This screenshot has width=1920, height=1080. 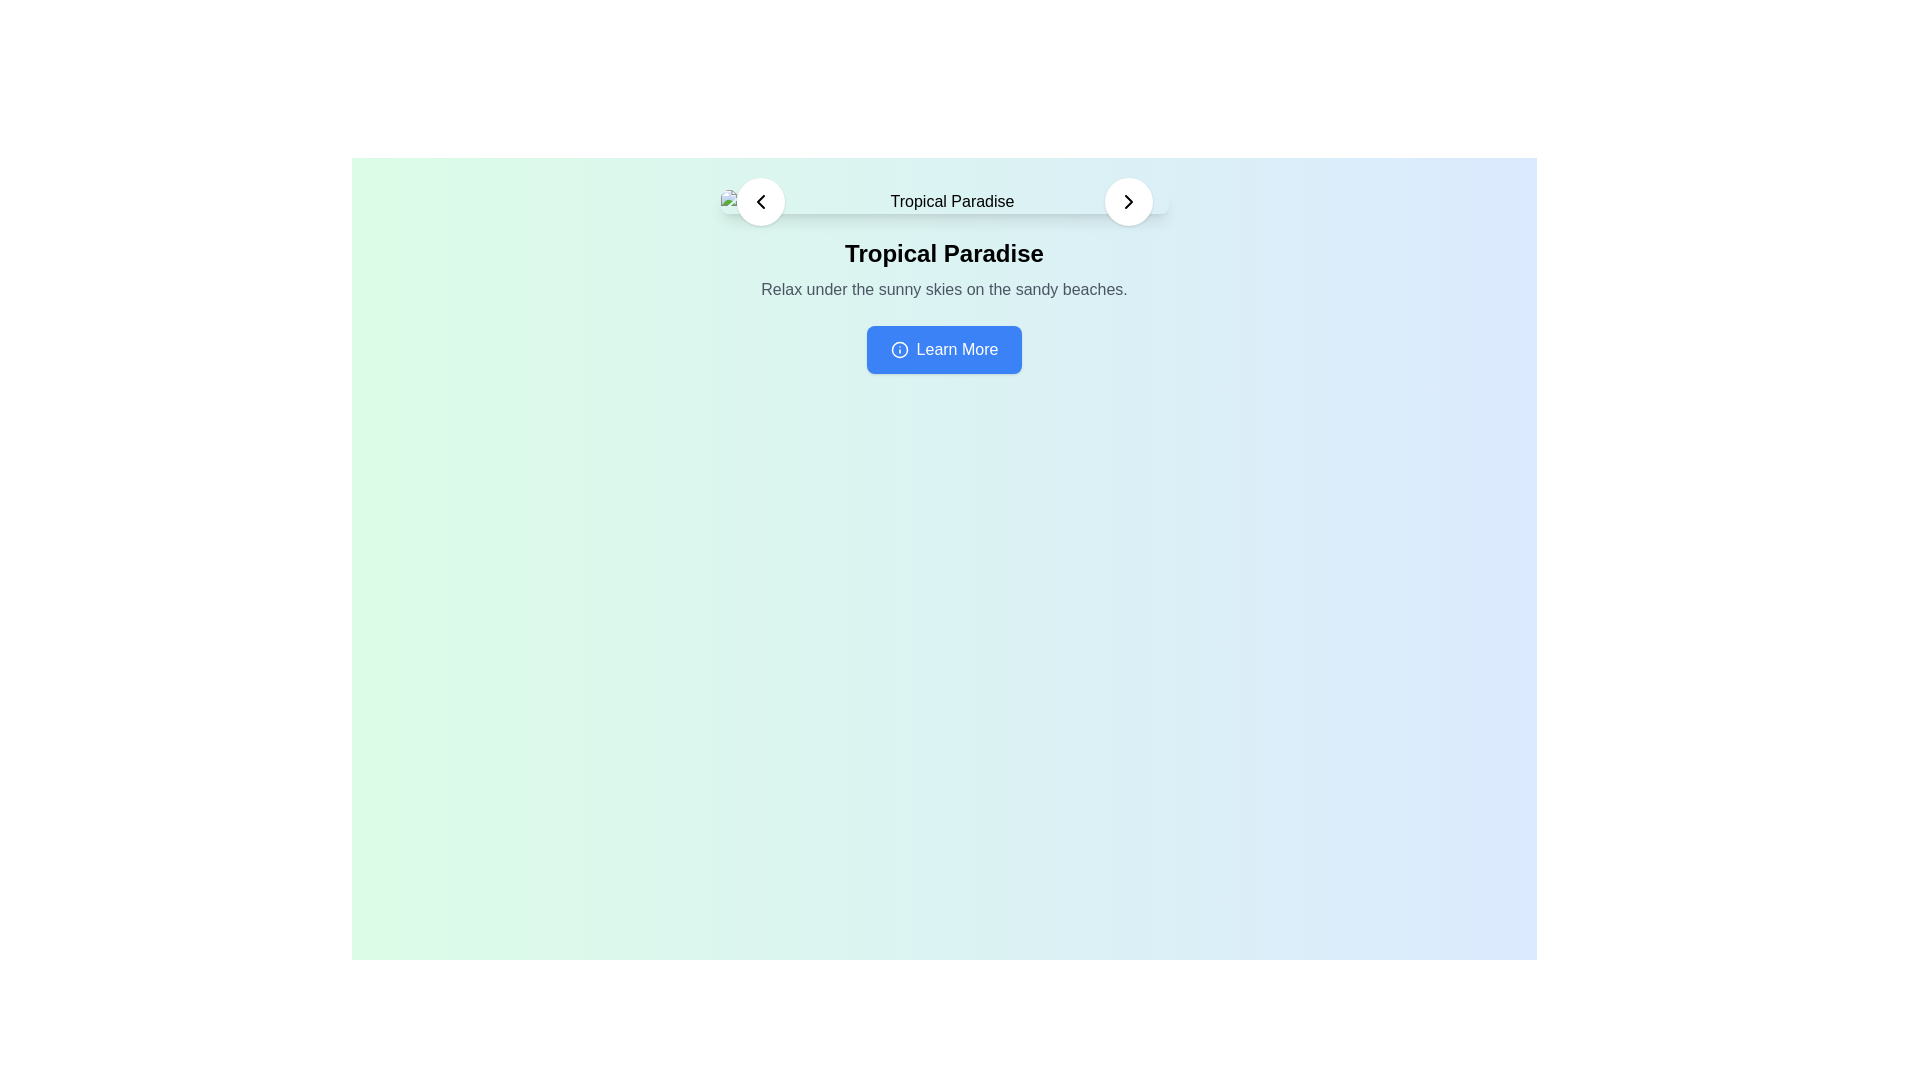 What do you see at coordinates (943, 270) in the screenshot?
I see `text content of the text block displaying the heading 'Tropical Paradise' and the subheading 'Relax under the sunny skies on the sandy beaches.'` at bounding box center [943, 270].